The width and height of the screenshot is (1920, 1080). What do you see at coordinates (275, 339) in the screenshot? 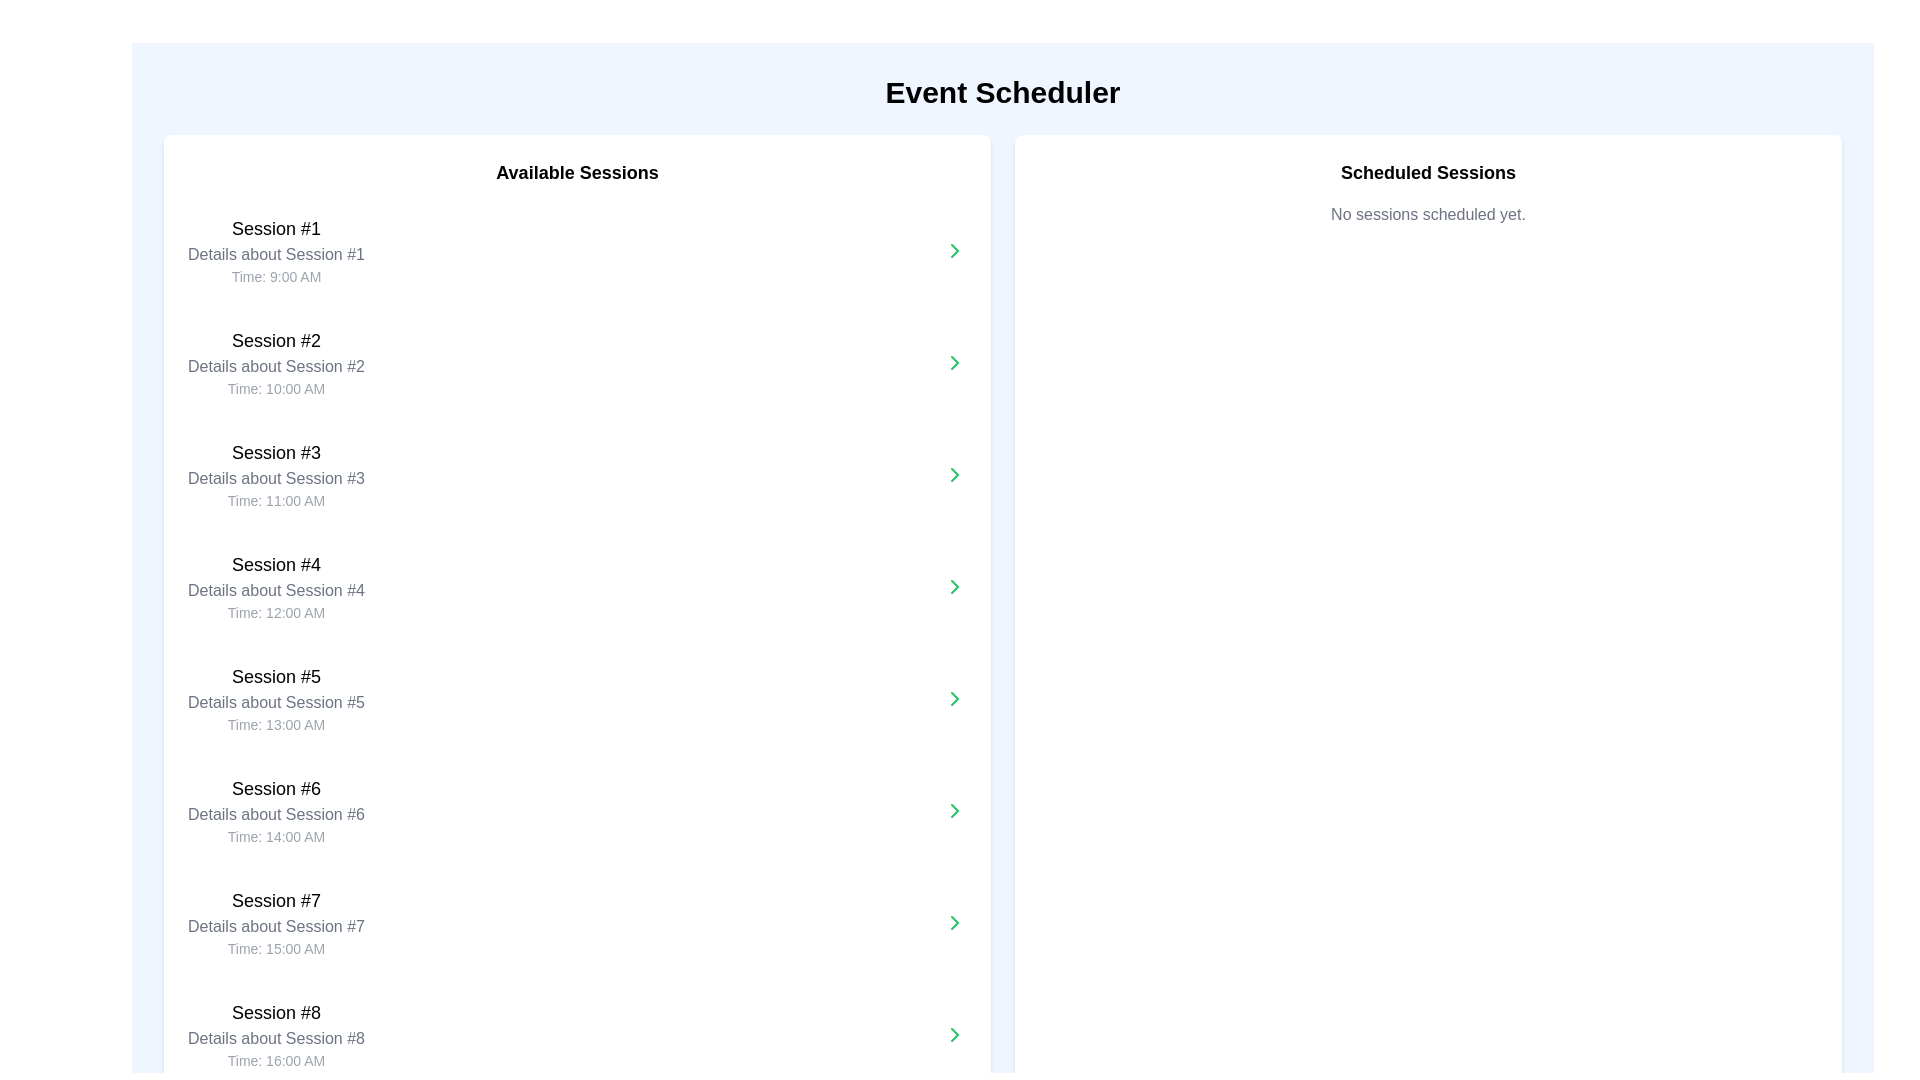
I see `the bold text label 'Session #2' located in the left column under 'Available Sessions', positioned between 'Session #1' and 'Session #3'` at bounding box center [275, 339].